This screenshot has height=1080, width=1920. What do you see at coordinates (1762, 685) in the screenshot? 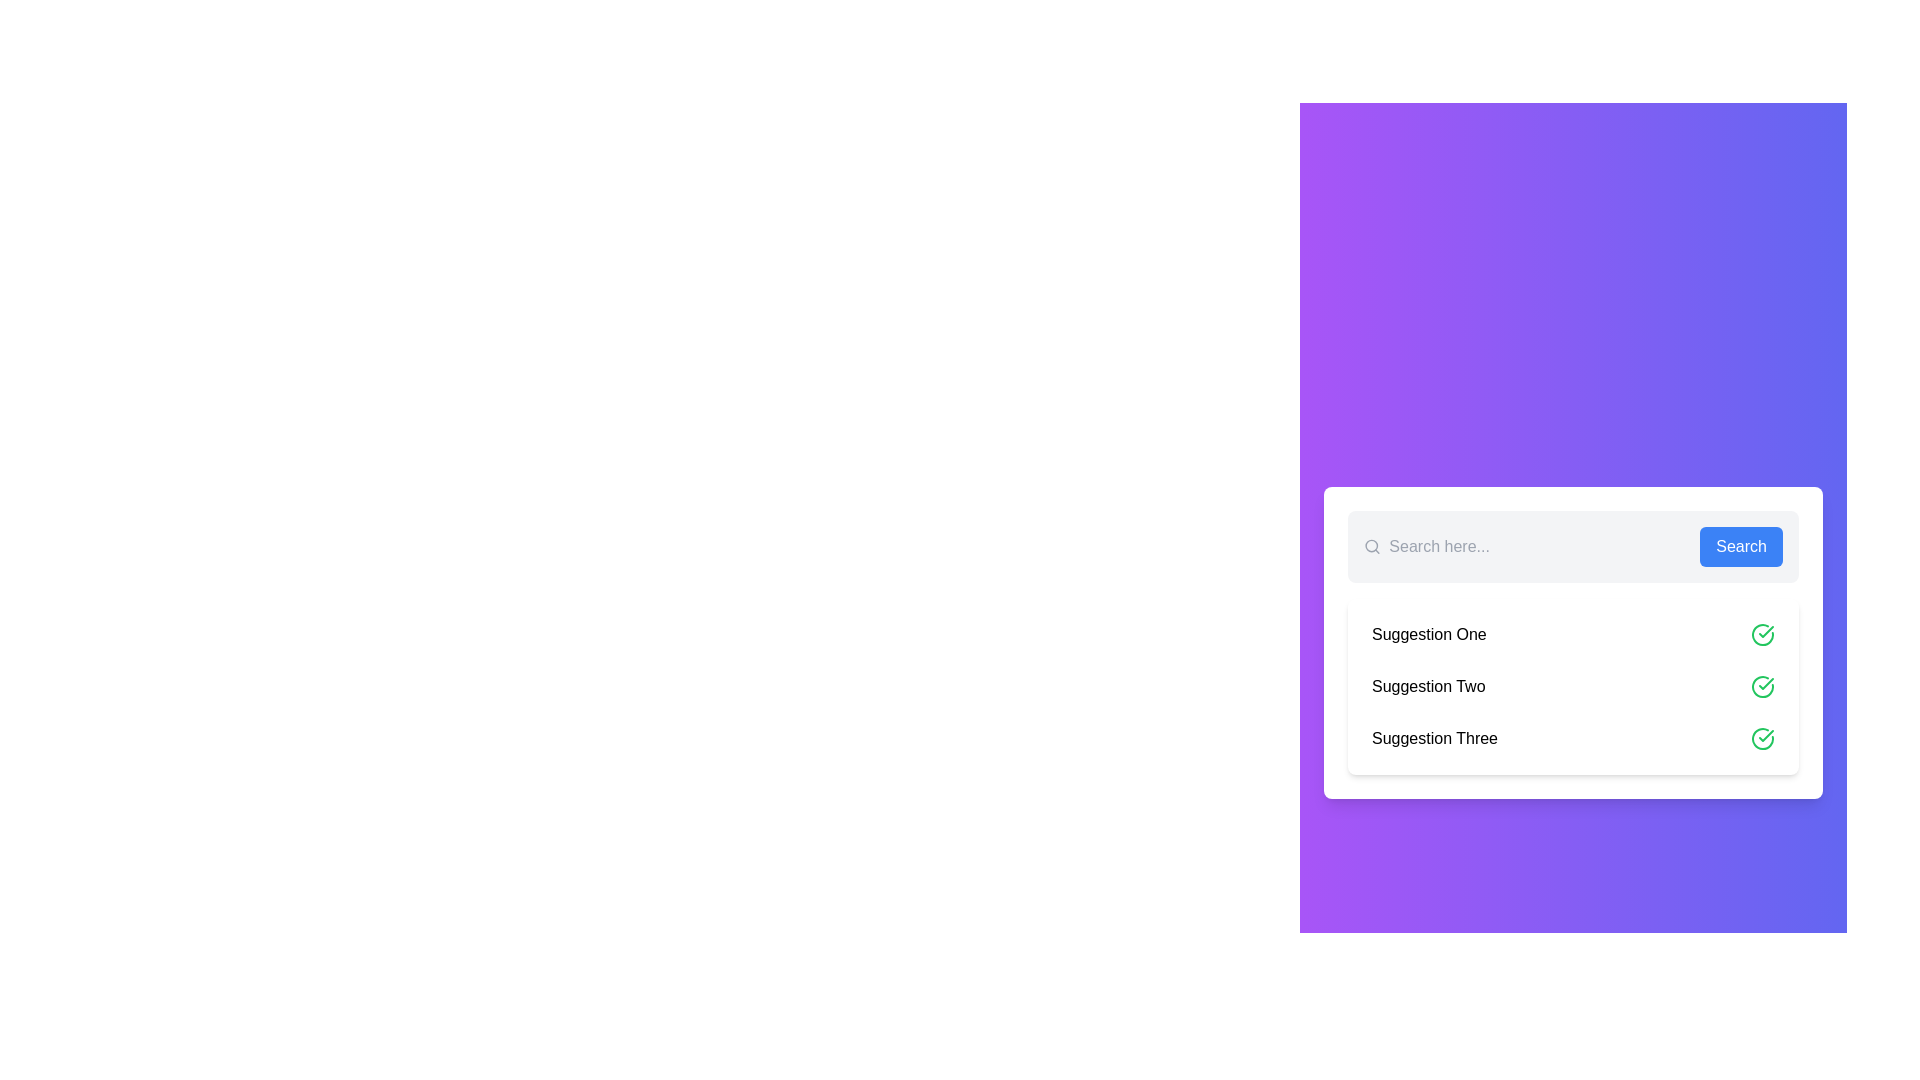
I see `the circular checkmark icon with a green outline, which indicates confirmation, located to the far right of the list item labeled 'Suggestion Two'` at bounding box center [1762, 685].